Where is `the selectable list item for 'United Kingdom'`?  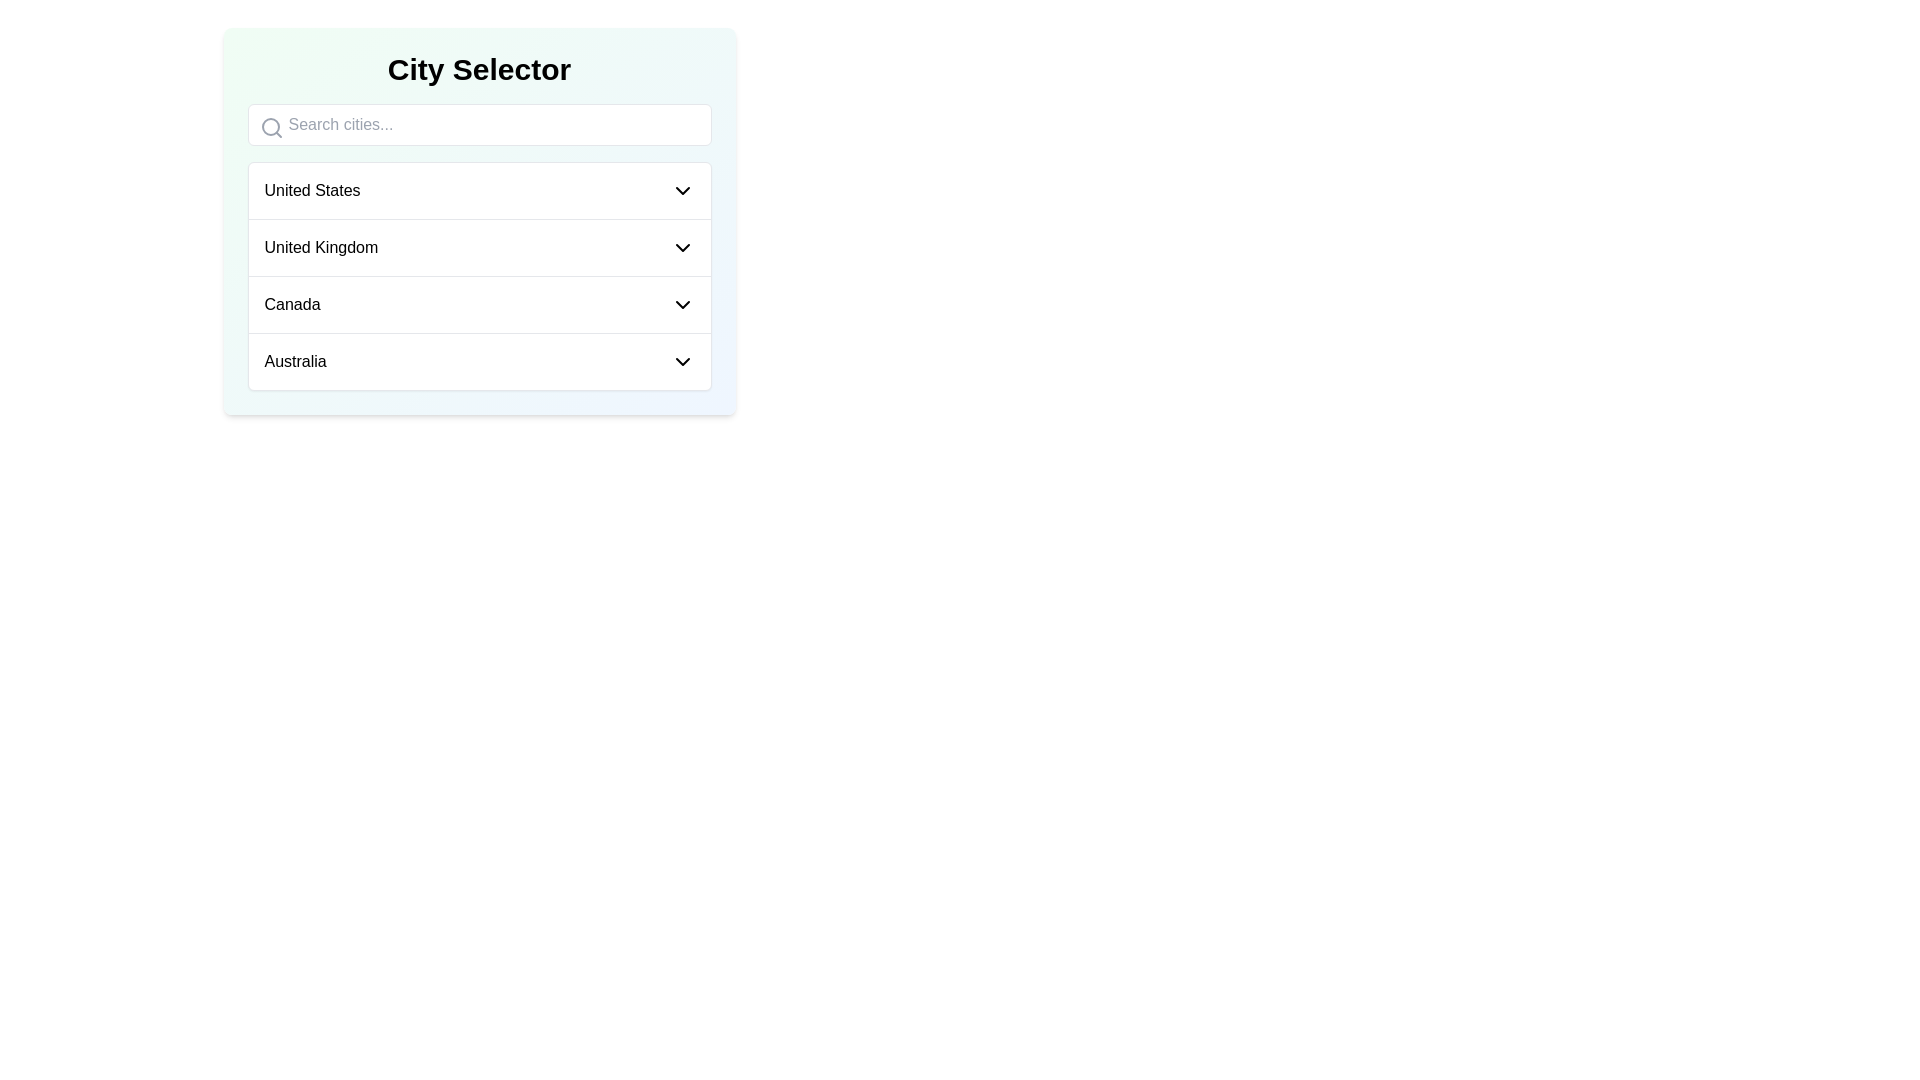
the selectable list item for 'United Kingdom' is located at coordinates (478, 247).